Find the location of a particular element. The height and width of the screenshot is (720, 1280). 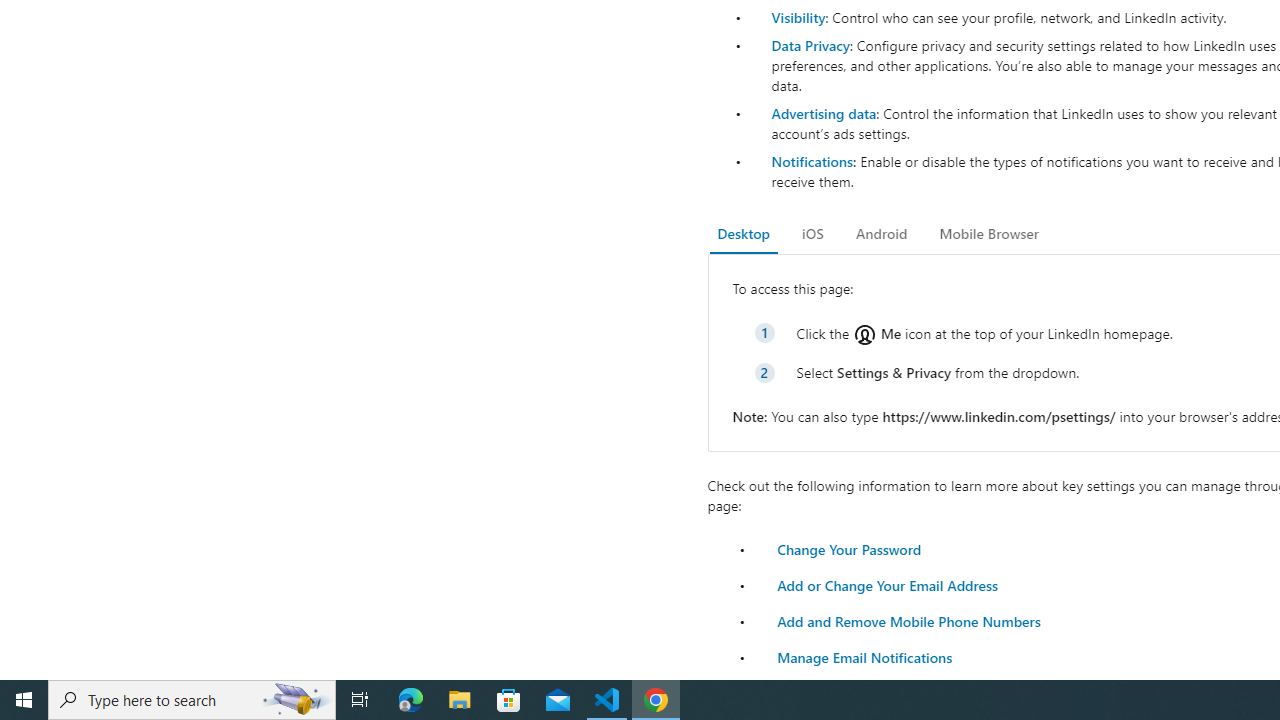

'Add or Change Your Email Address' is located at coordinates (886, 585).